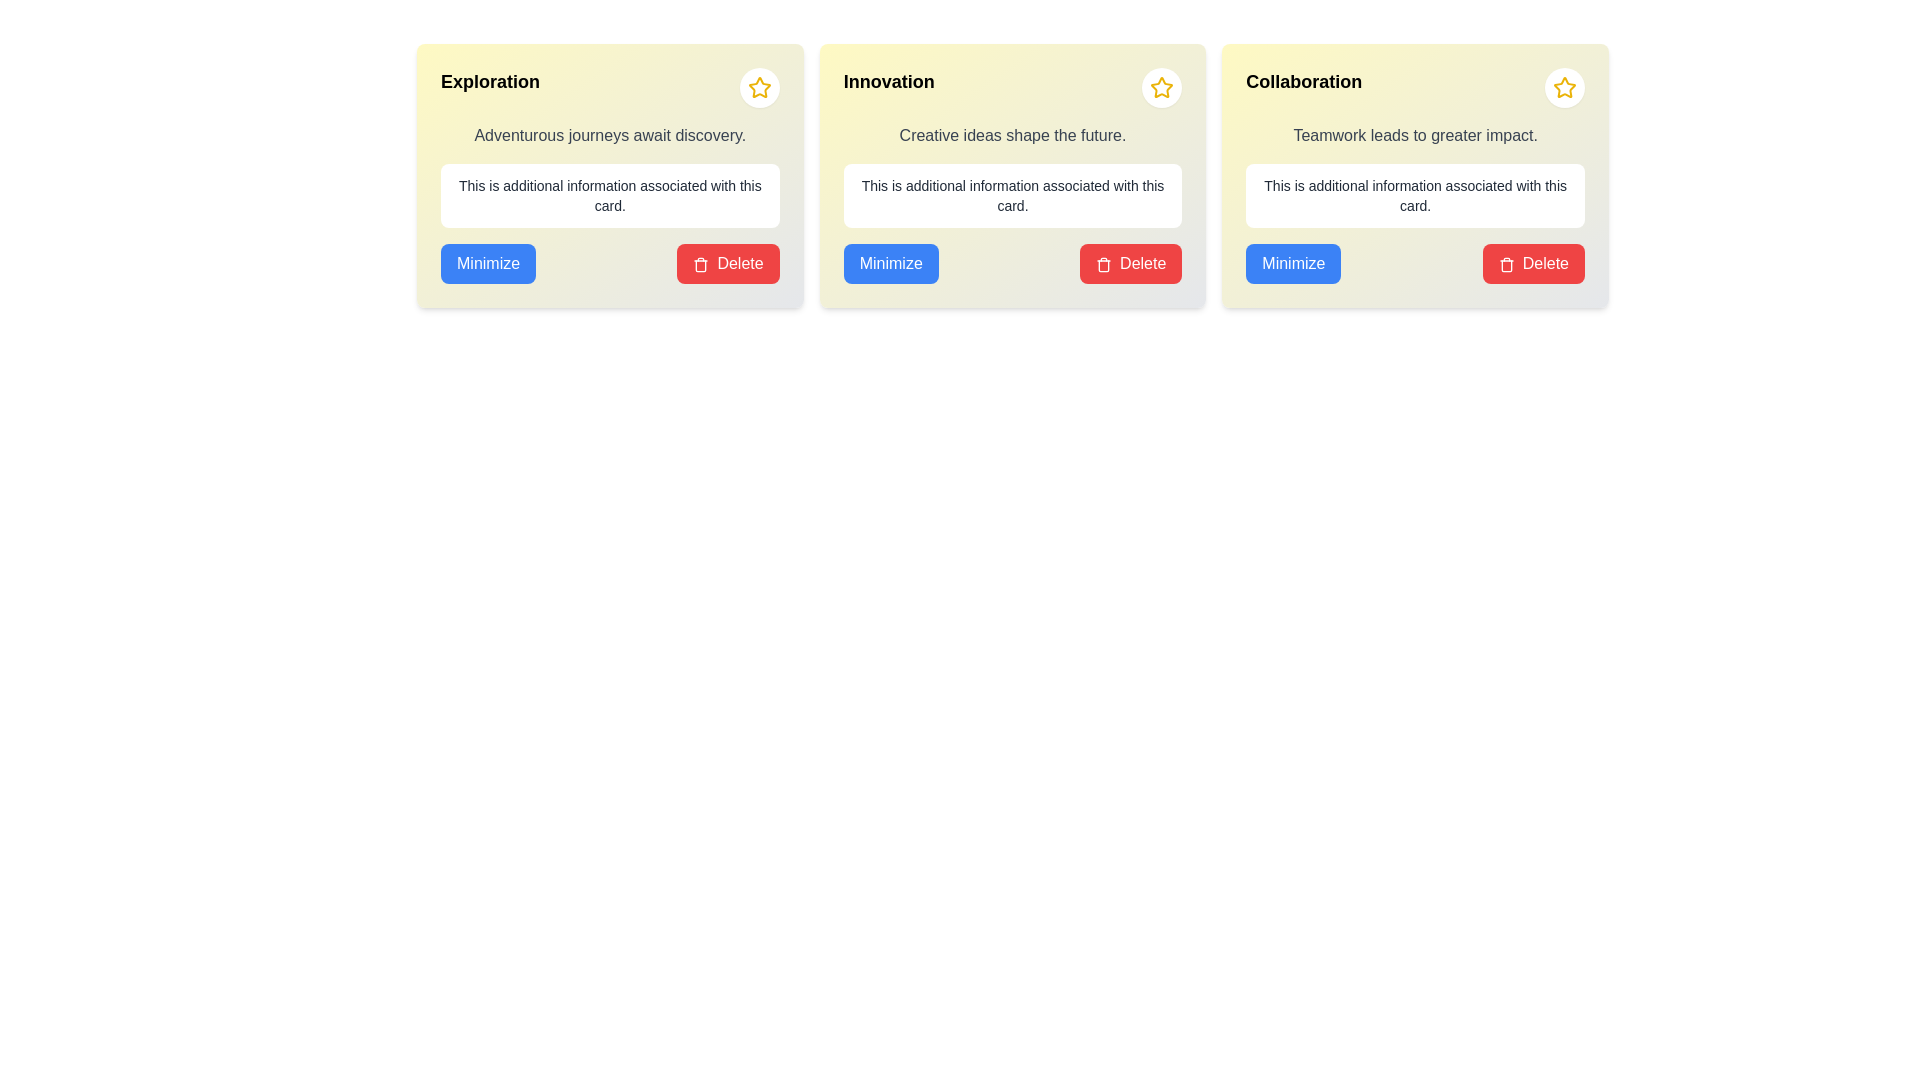  I want to click on the descriptive text located within the 'Collaboration' card, positioned underneath the title 'Collaboration', so click(1414, 135).